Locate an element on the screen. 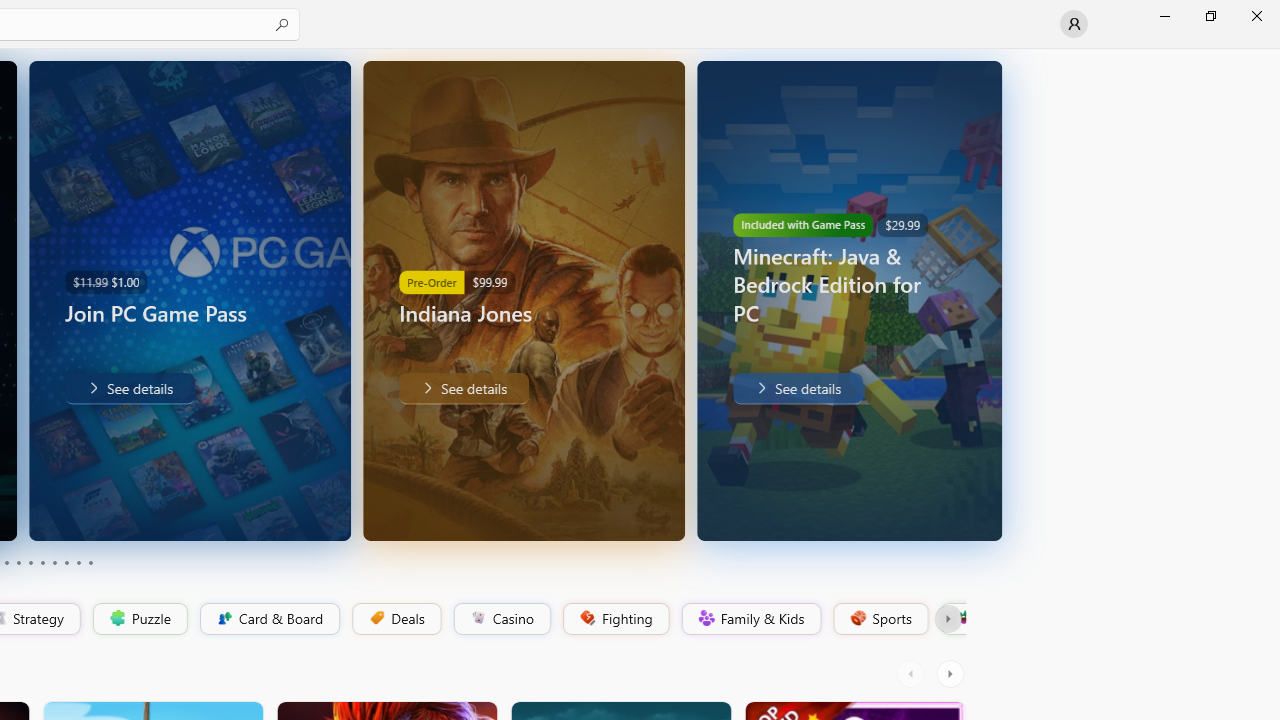 Image resolution: width=1280 pixels, height=720 pixels. 'Page 7' is located at coordinates (54, 563).